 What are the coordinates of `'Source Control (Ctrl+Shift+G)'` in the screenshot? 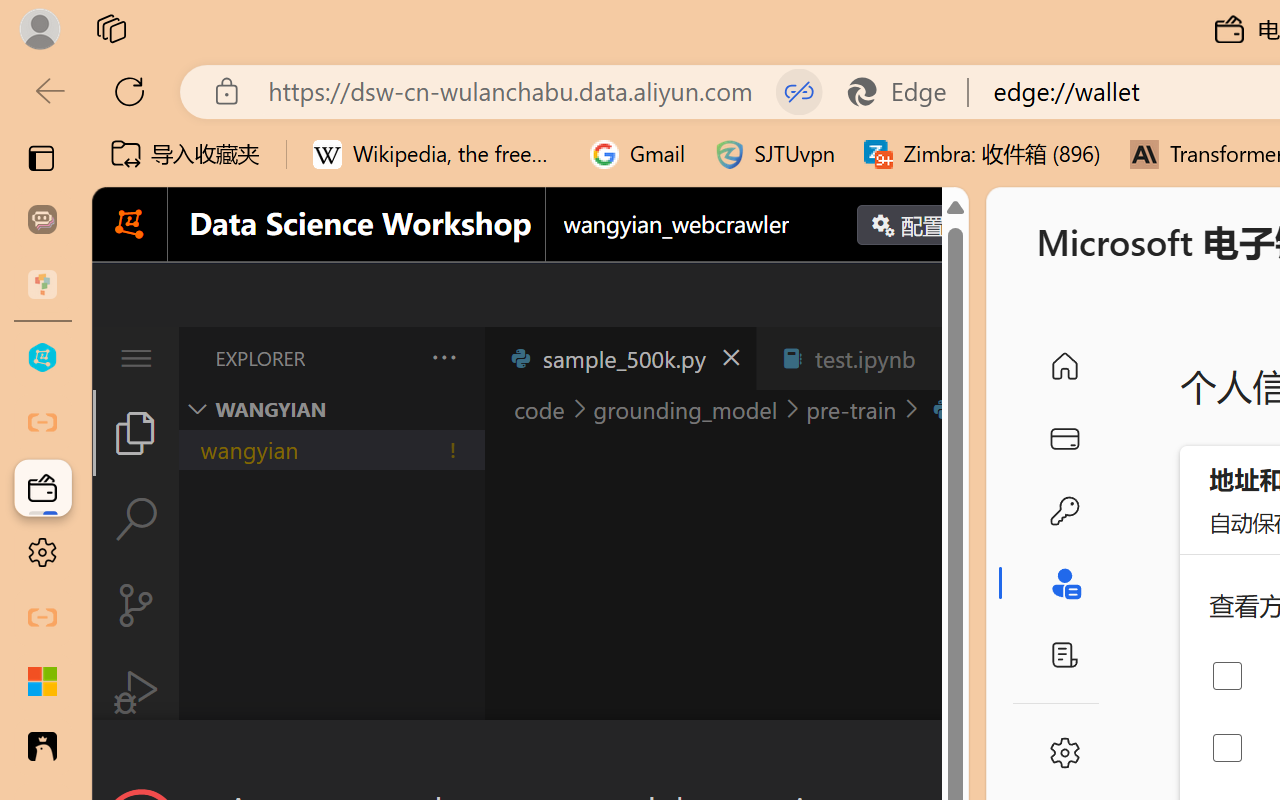 It's located at (134, 605).